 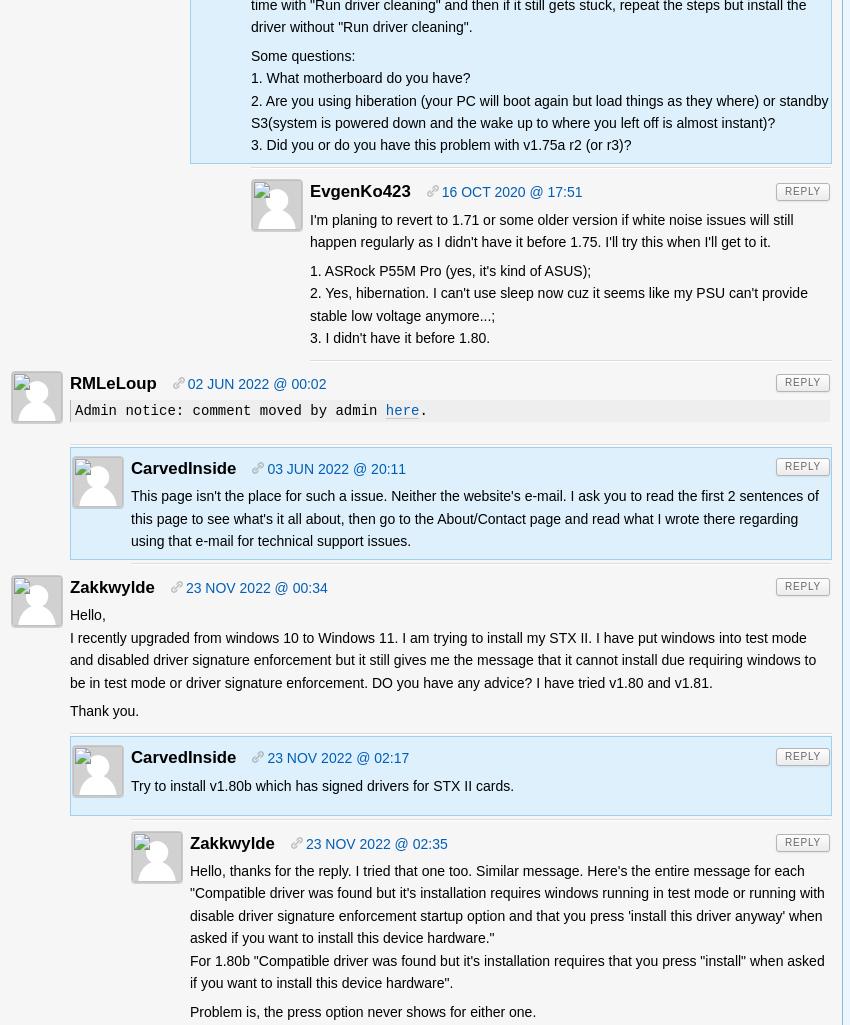 I want to click on '03 Jun 2022 @ 20:11', so click(x=265, y=469).